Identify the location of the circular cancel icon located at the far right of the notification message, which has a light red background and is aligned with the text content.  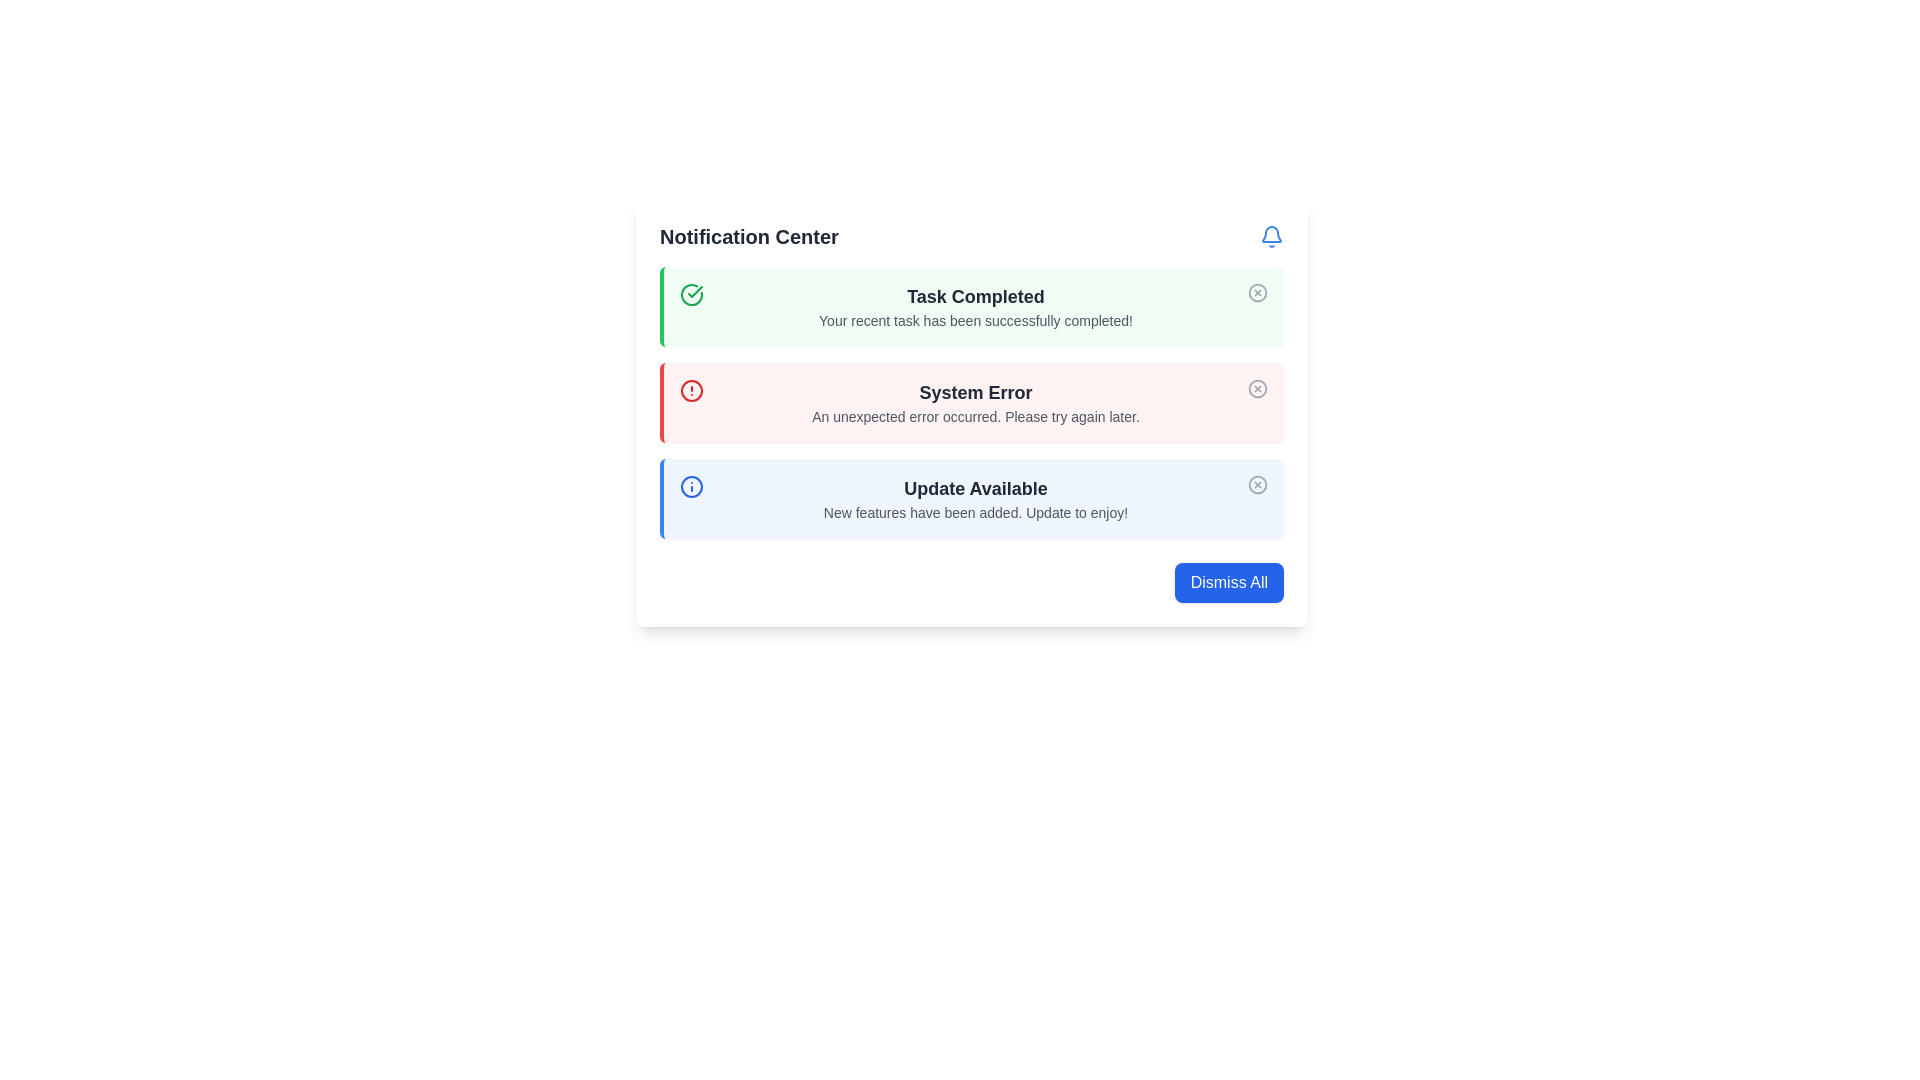
(1256, 389).